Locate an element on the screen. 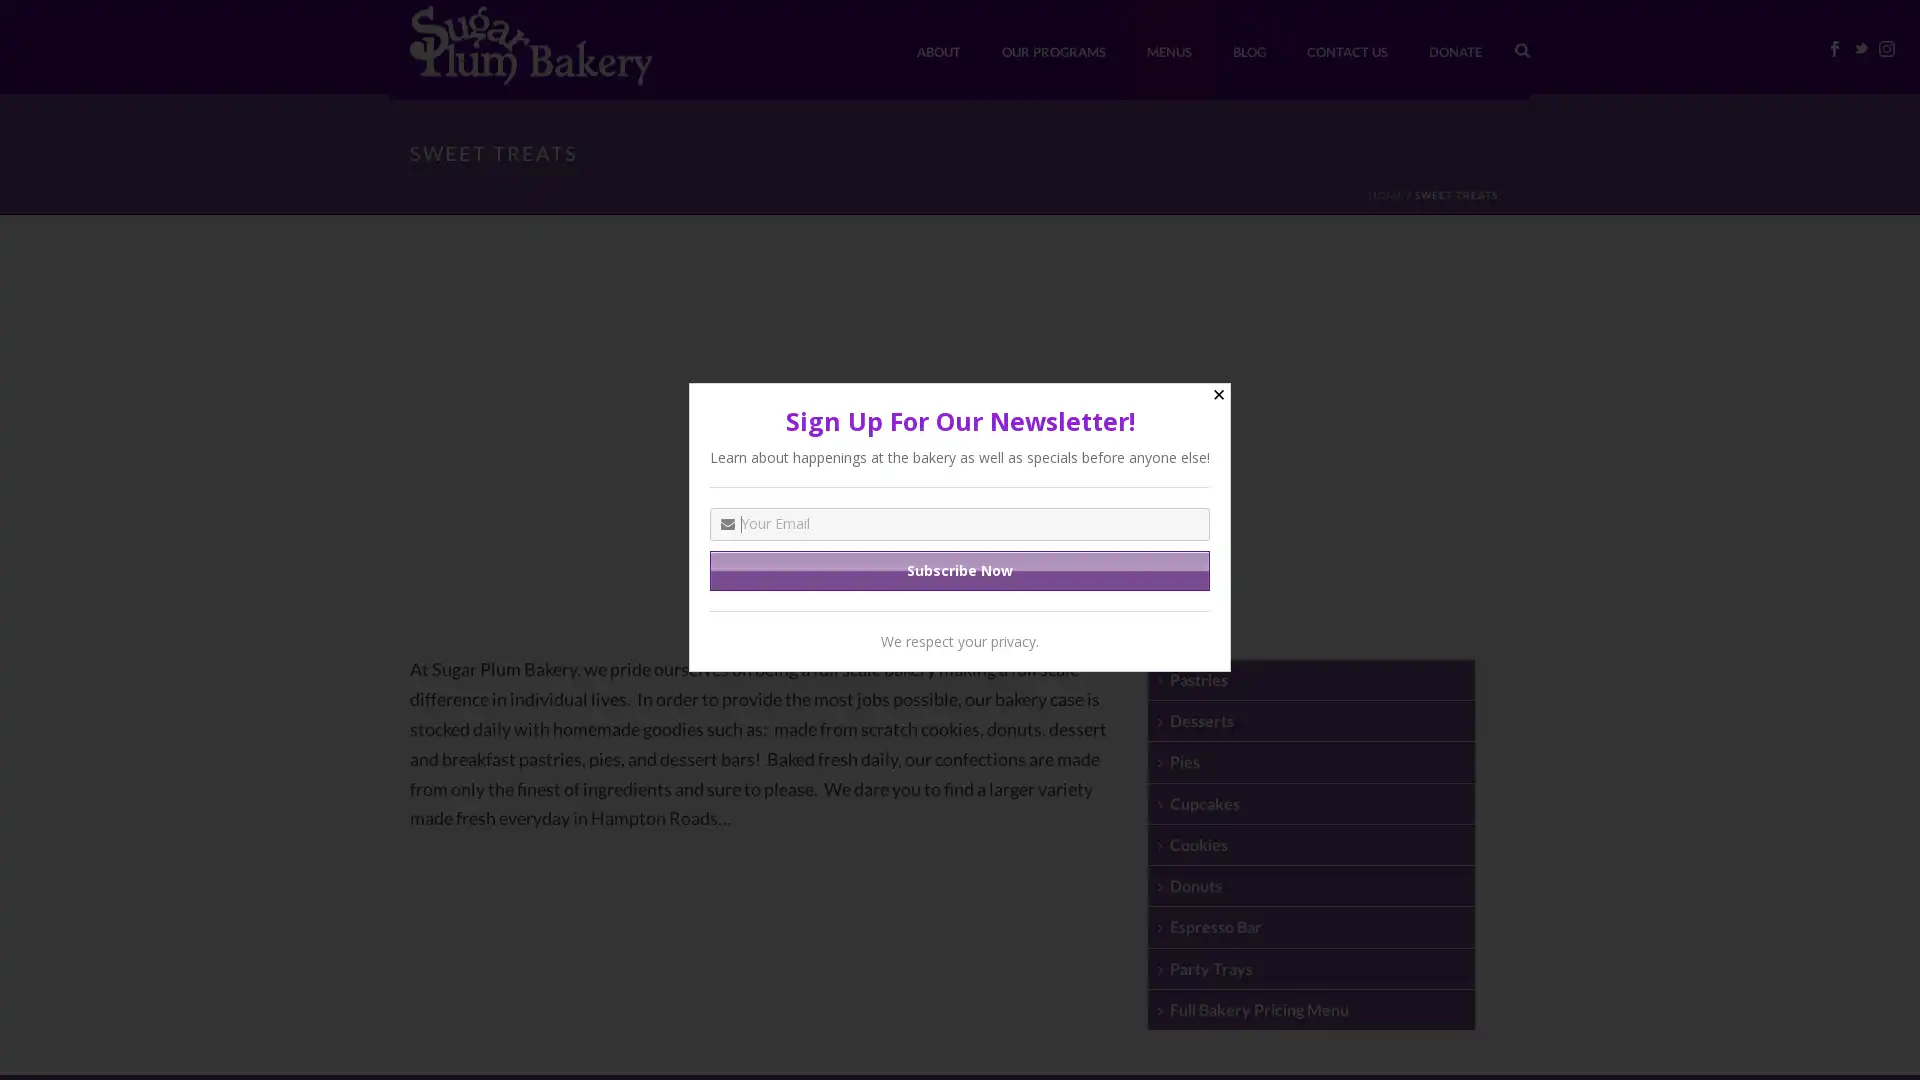 This screenshot has height=1080, width=1920. Subscribe Now is located at coordinates (960, 570).